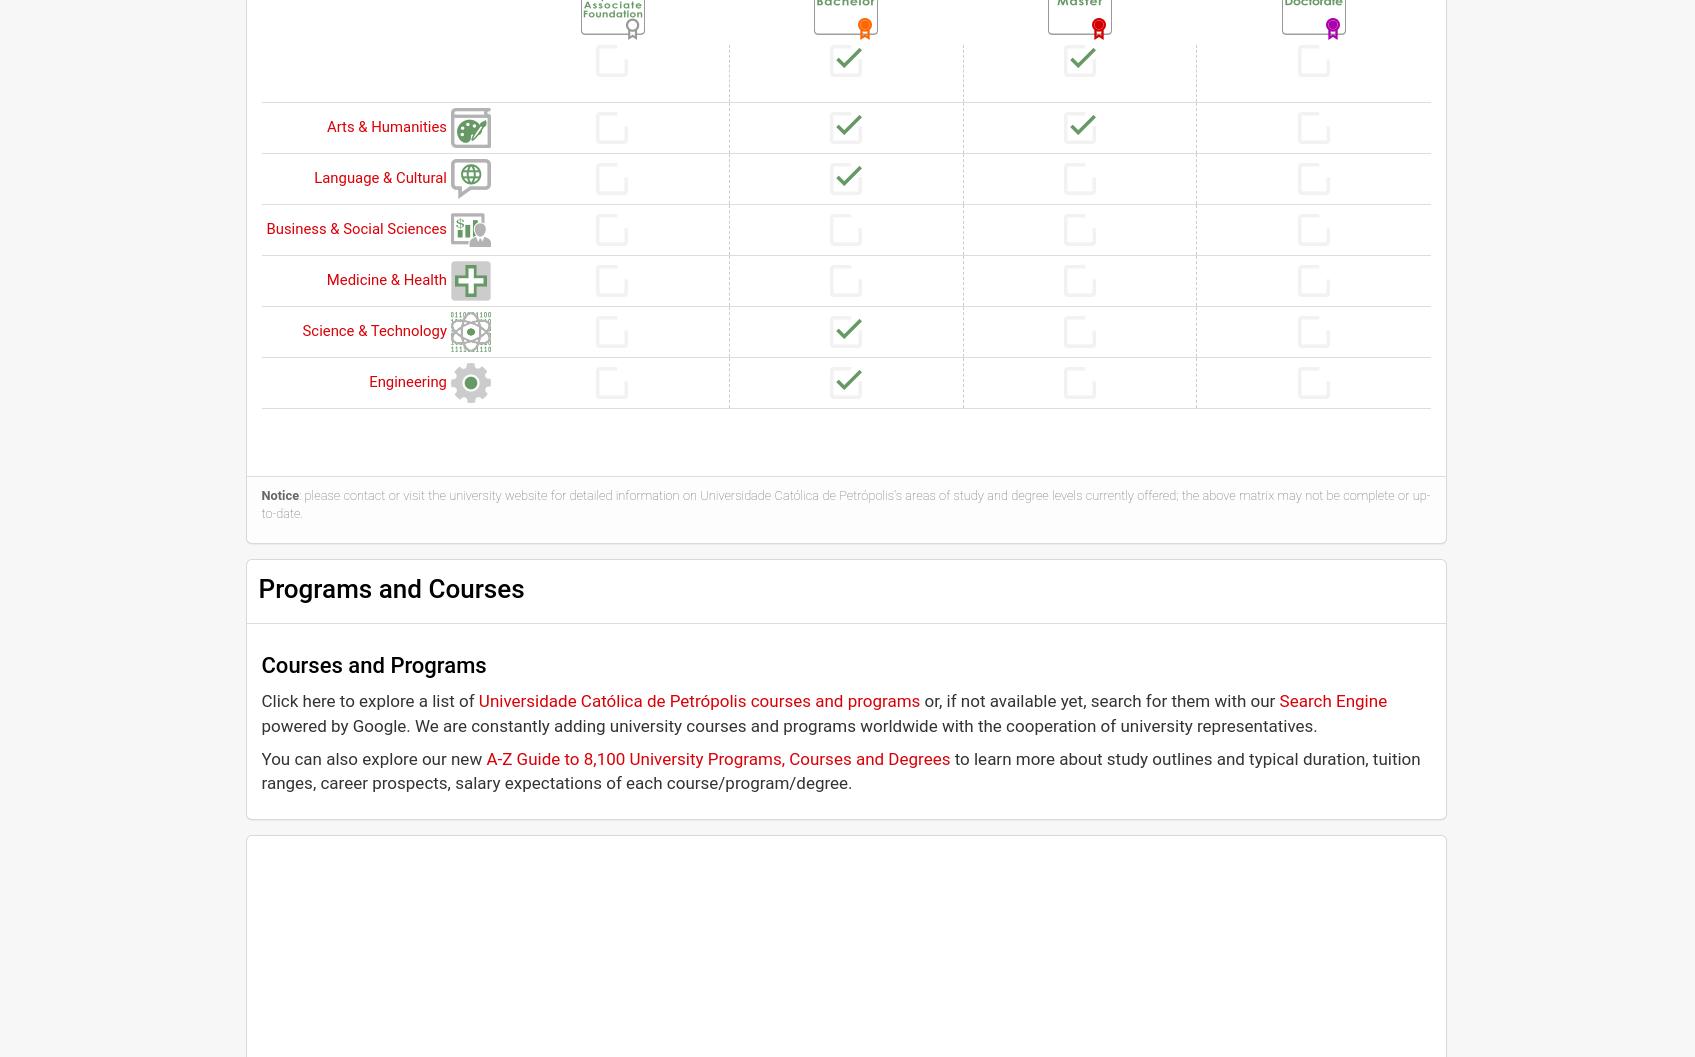  I want to click on 'Click here to explore a list of', so click(261, 700).